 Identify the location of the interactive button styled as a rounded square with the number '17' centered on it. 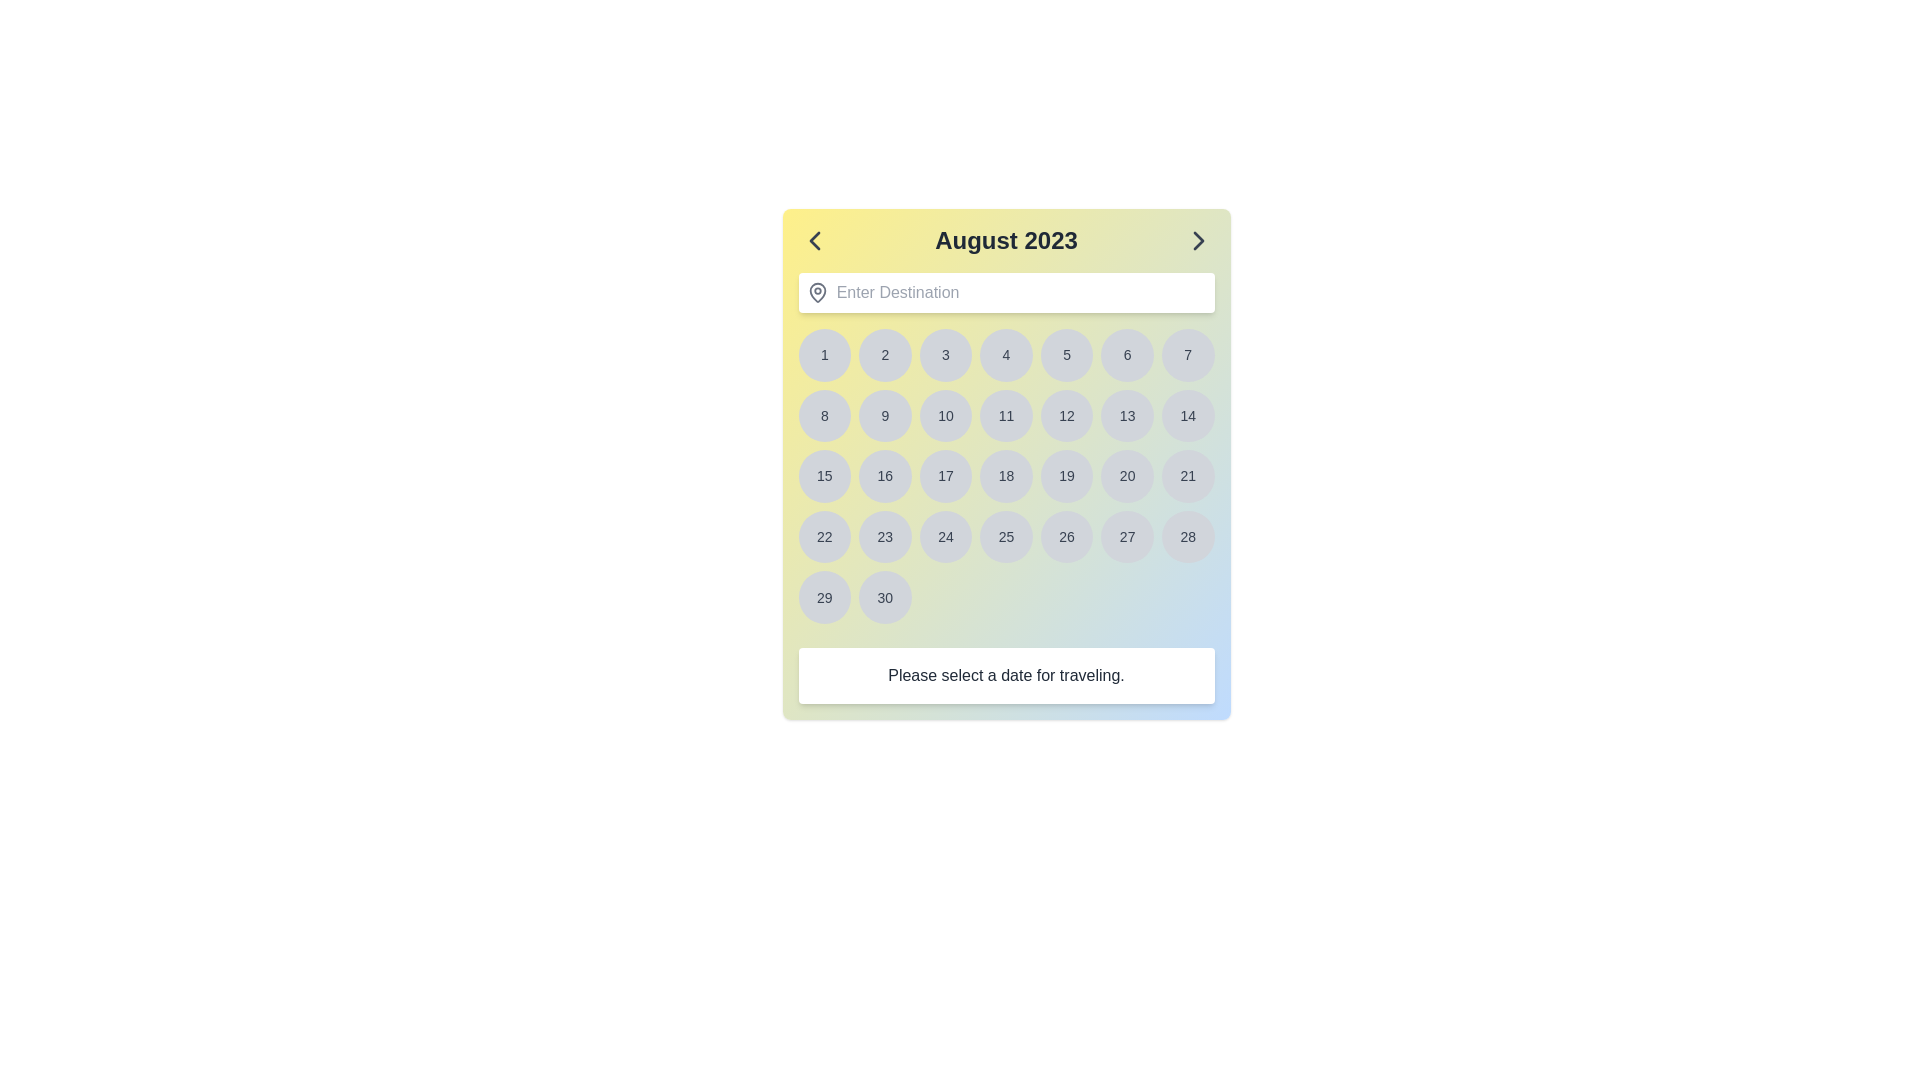
(944, 476).